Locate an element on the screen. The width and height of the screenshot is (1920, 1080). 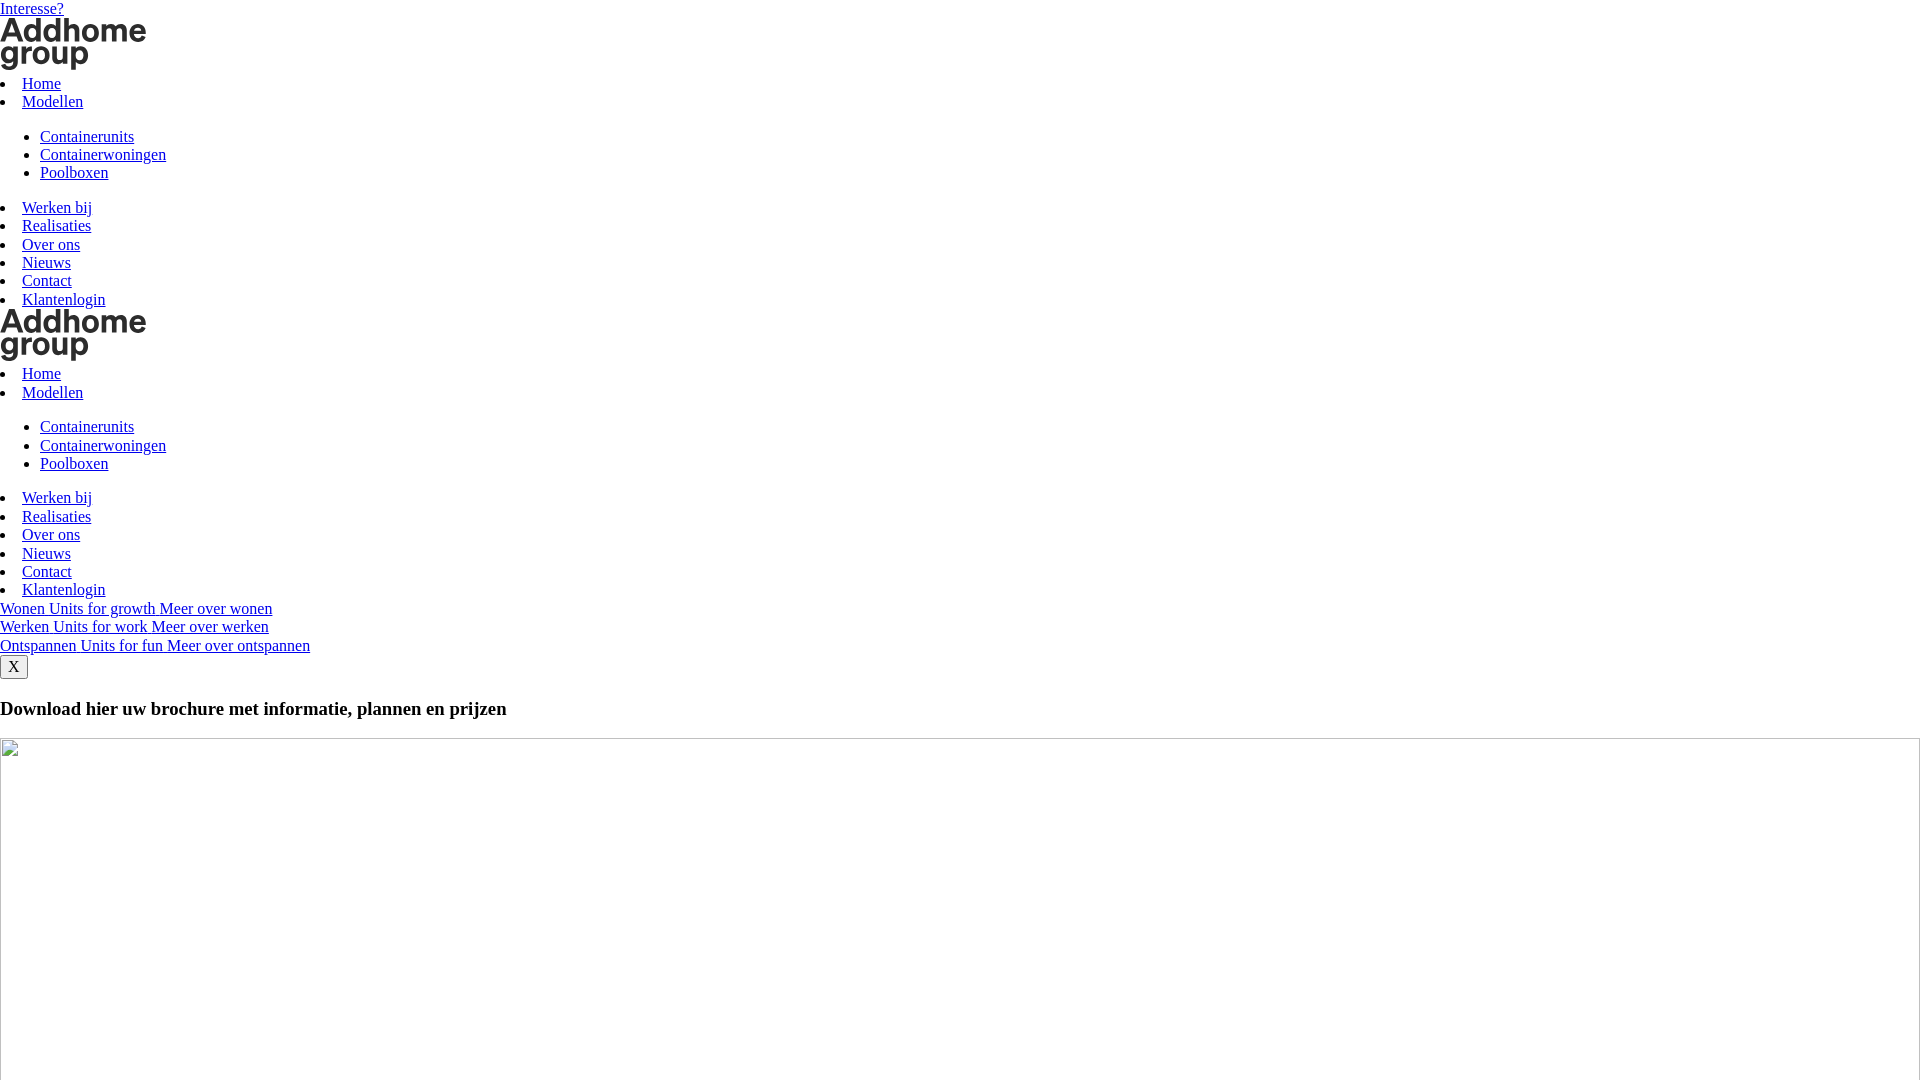
'Home' is located at coordinates (41, 373).